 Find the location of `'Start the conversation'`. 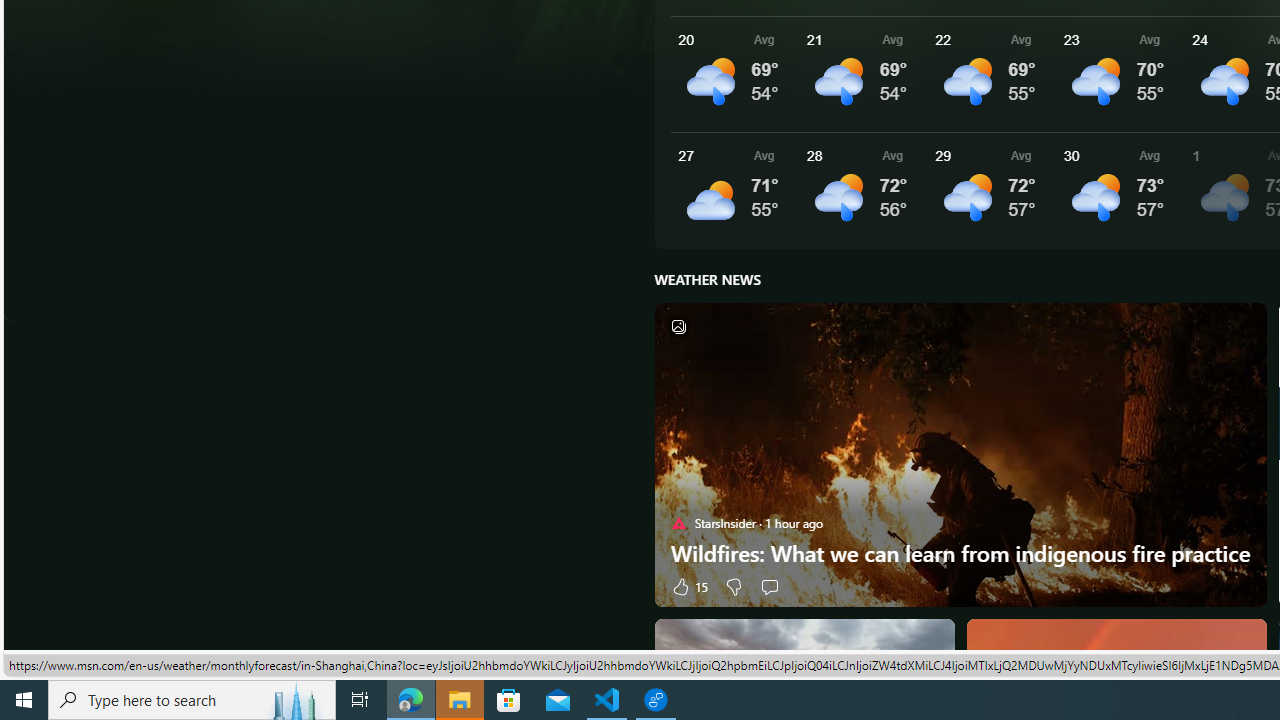

'Start the conversation' is located at coordinates (768, 585).